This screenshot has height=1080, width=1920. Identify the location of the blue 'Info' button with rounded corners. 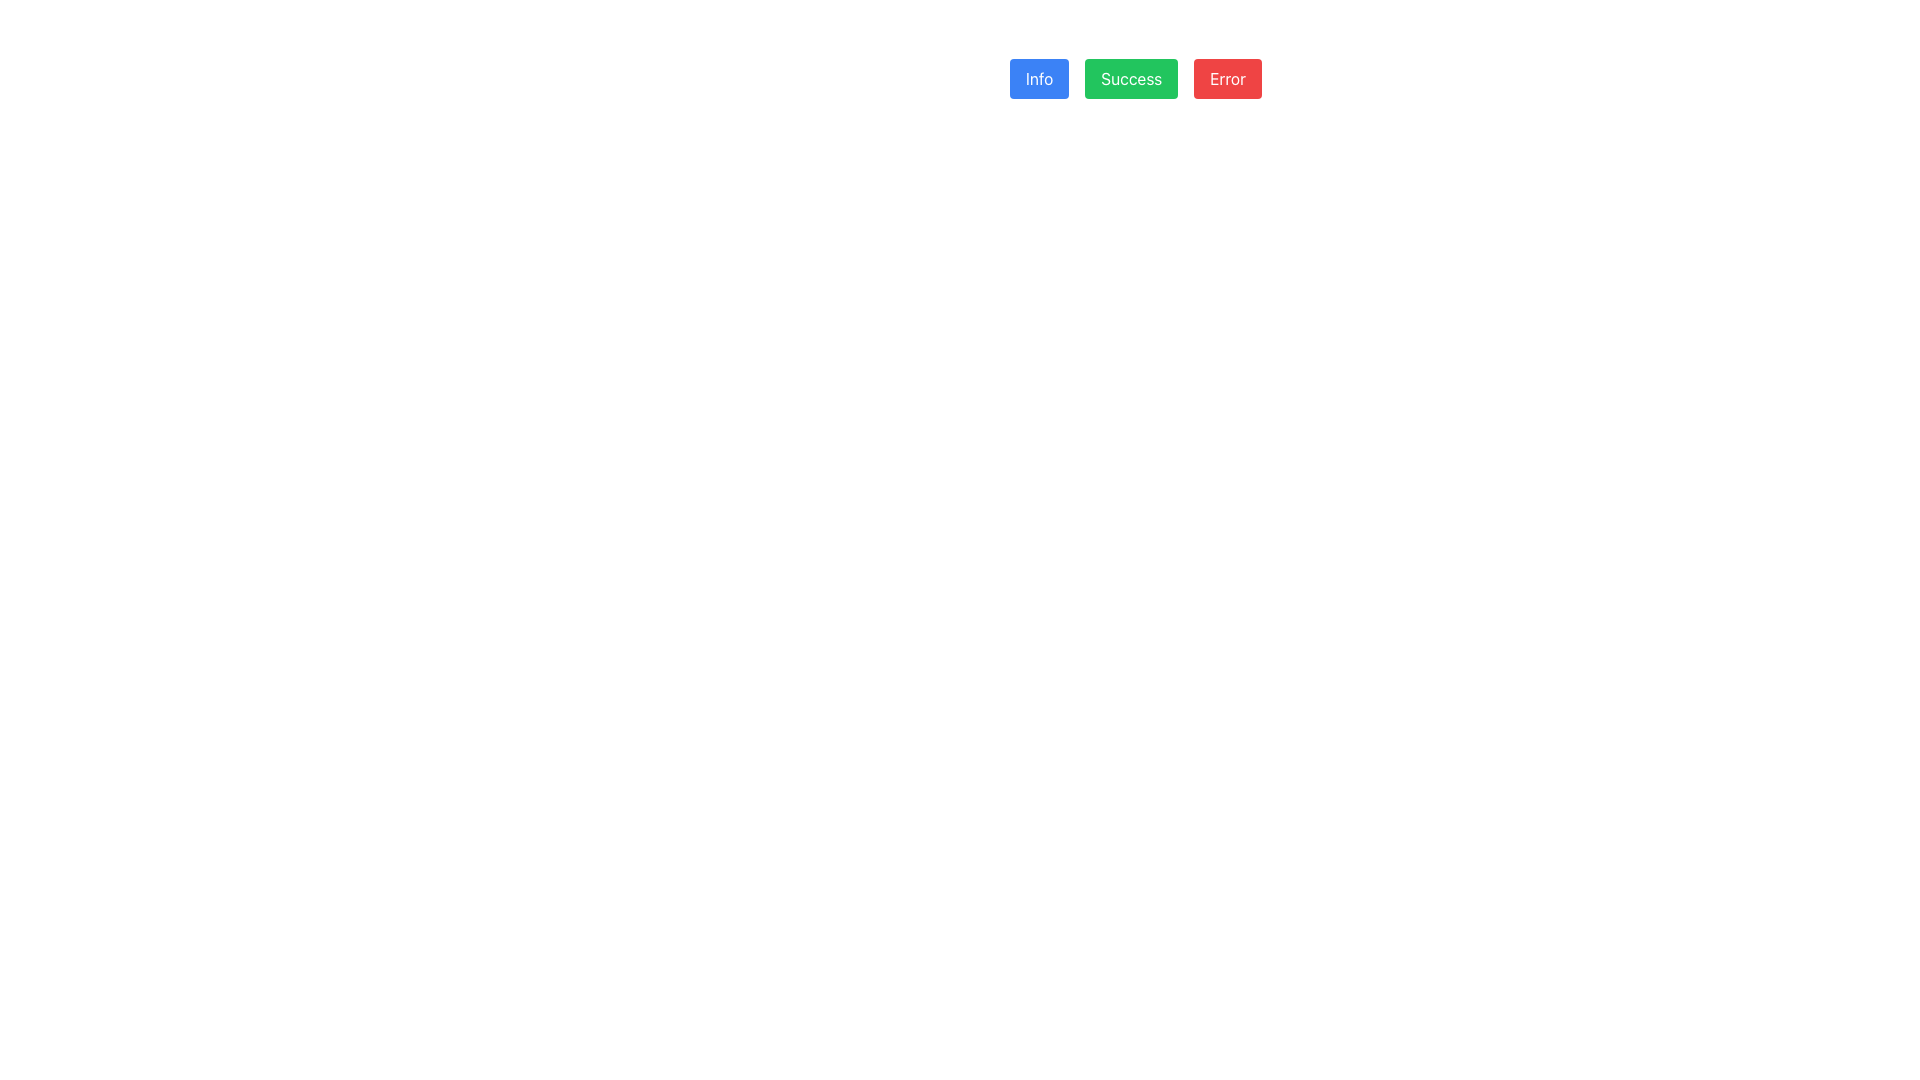
(1039, 77).